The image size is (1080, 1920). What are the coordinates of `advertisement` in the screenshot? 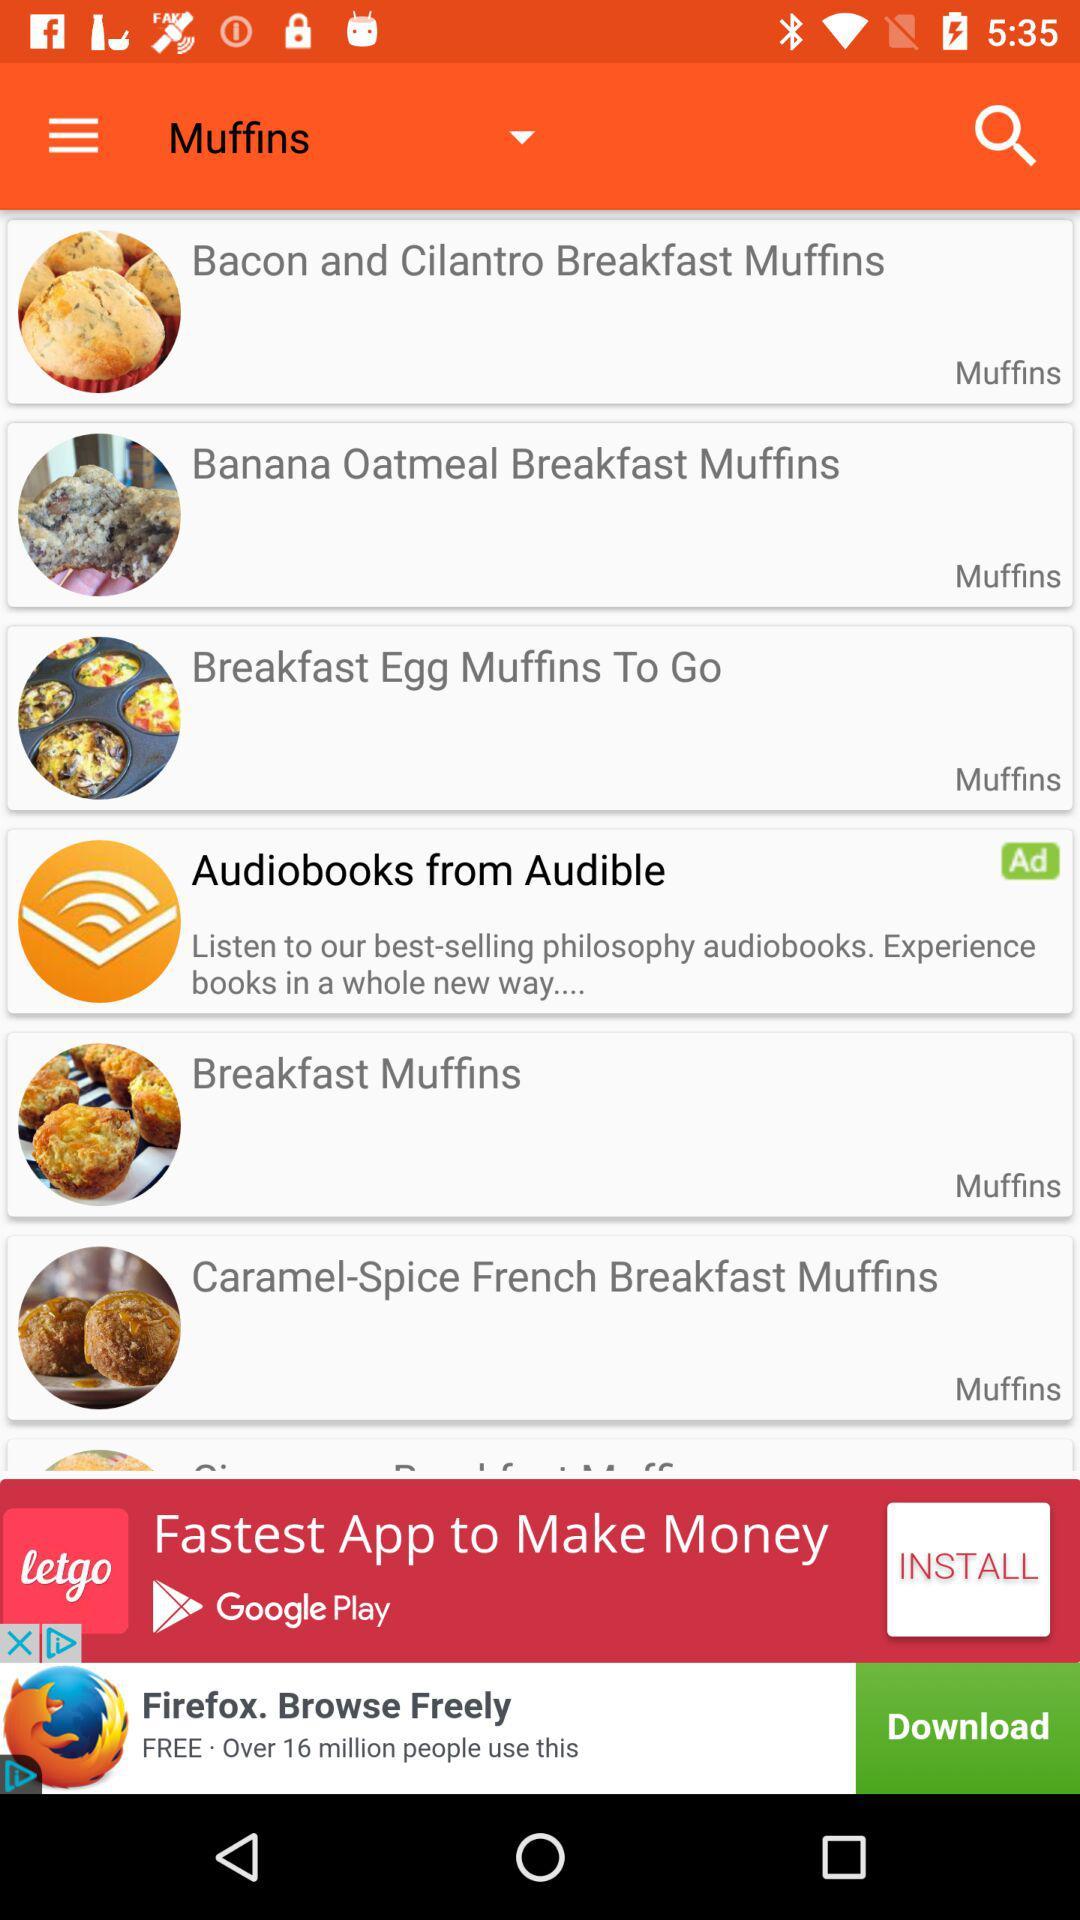 It's located at (99, 920).